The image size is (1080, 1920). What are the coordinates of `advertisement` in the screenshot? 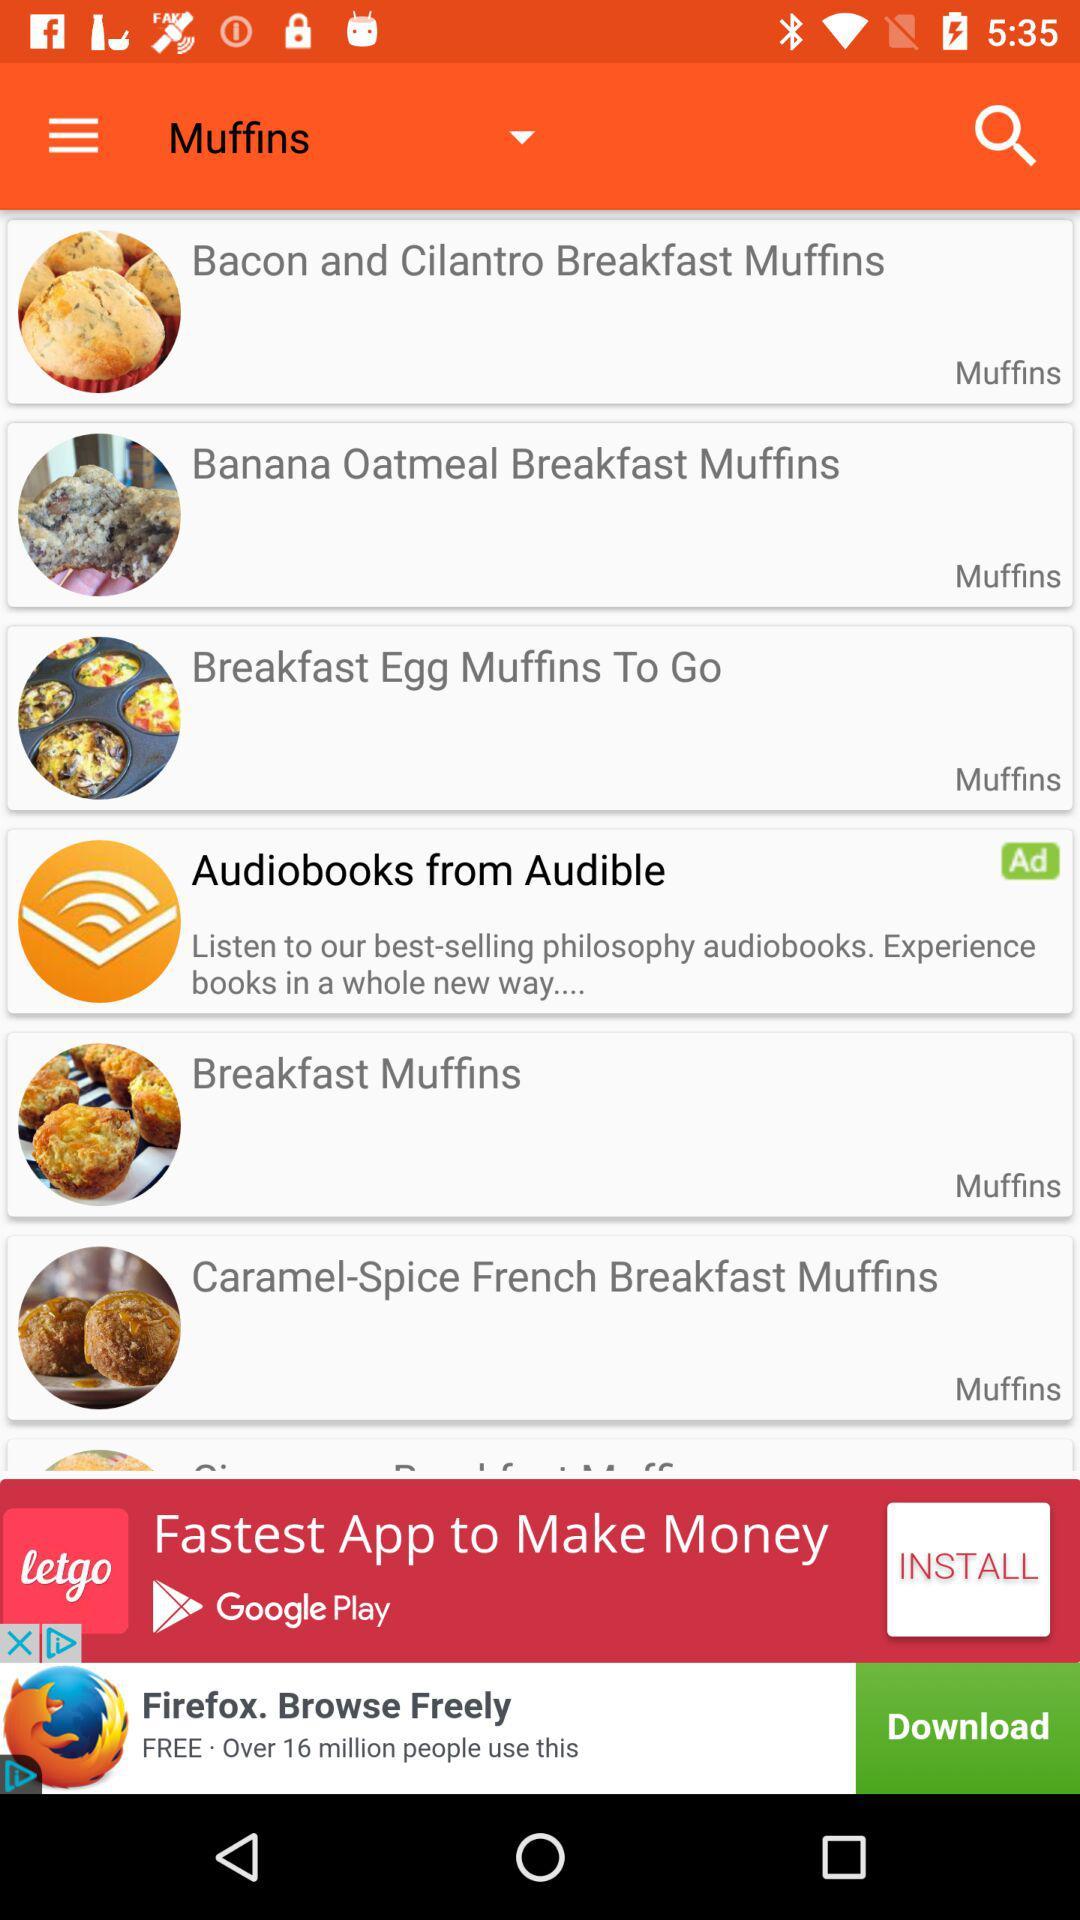 It's located at (99, 920).